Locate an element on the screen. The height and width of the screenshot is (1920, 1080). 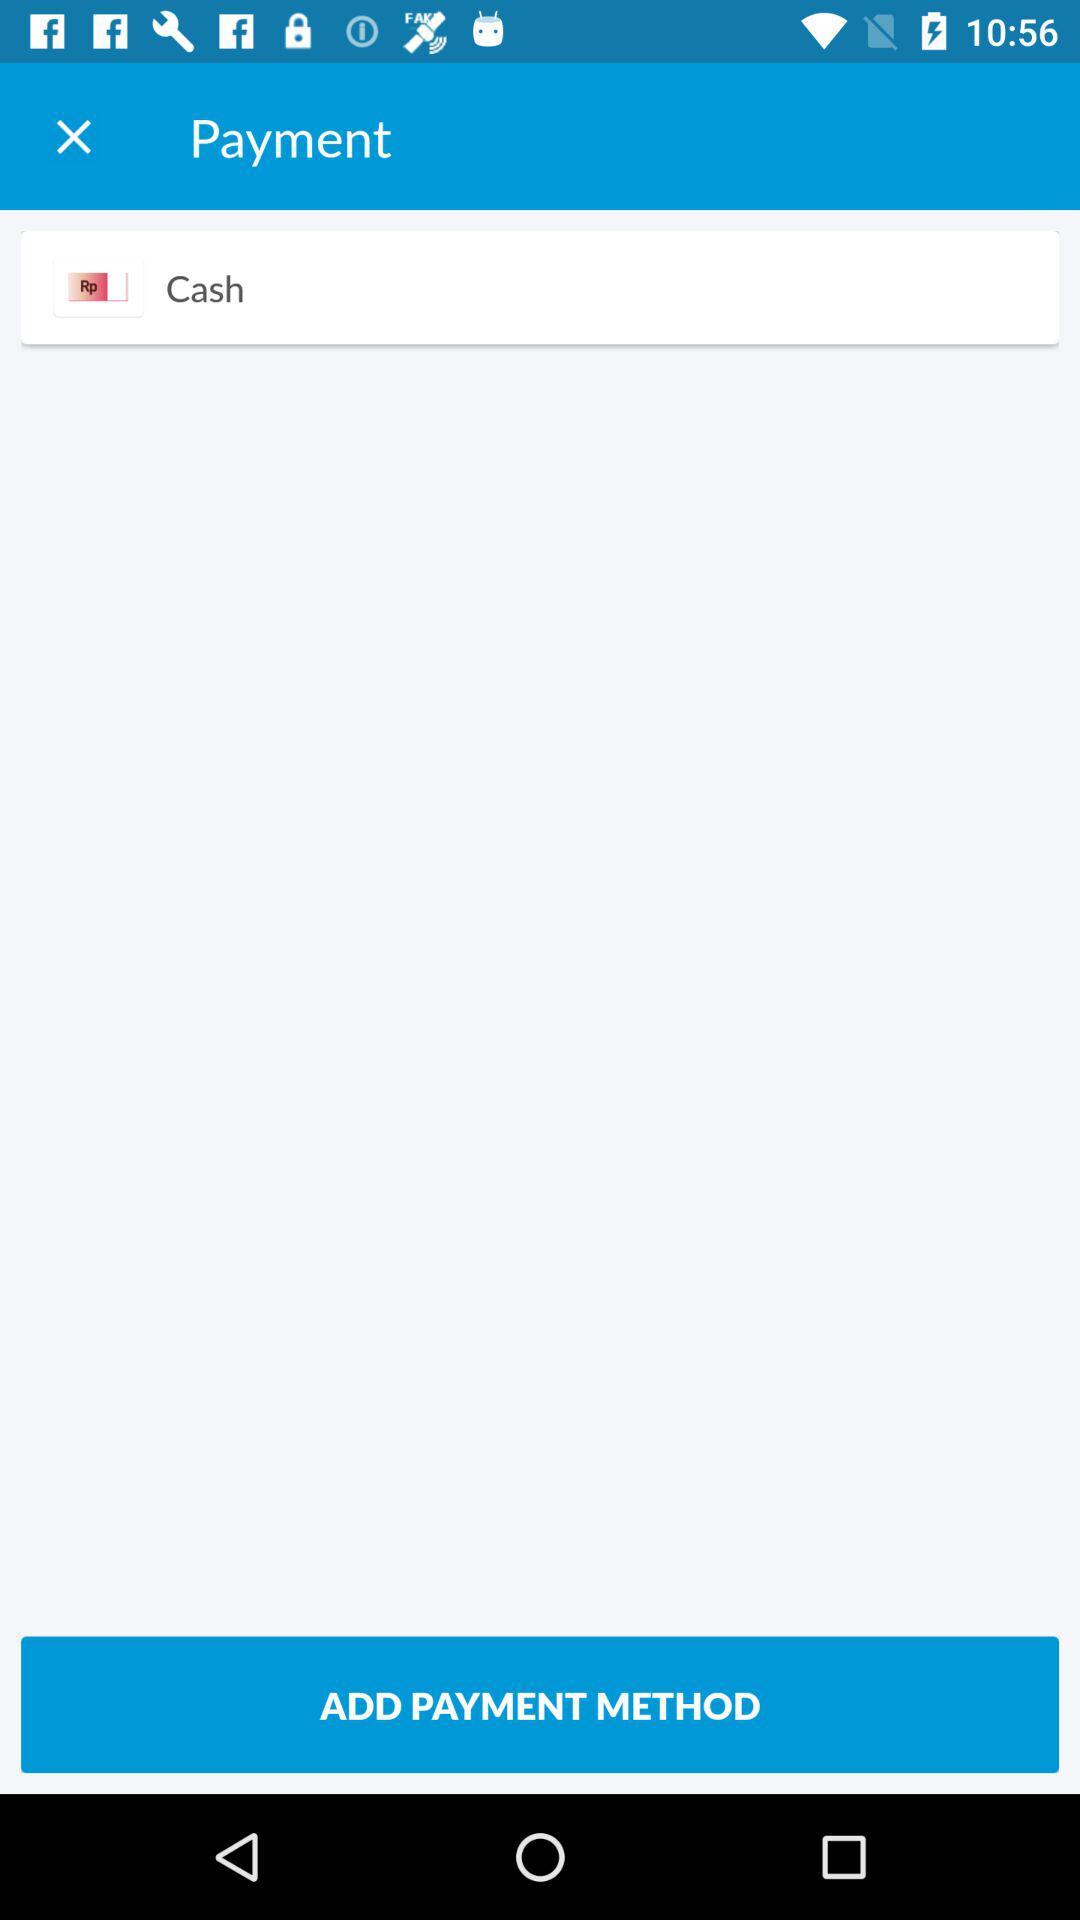
the cash icon is located at coordinates (205, 286).